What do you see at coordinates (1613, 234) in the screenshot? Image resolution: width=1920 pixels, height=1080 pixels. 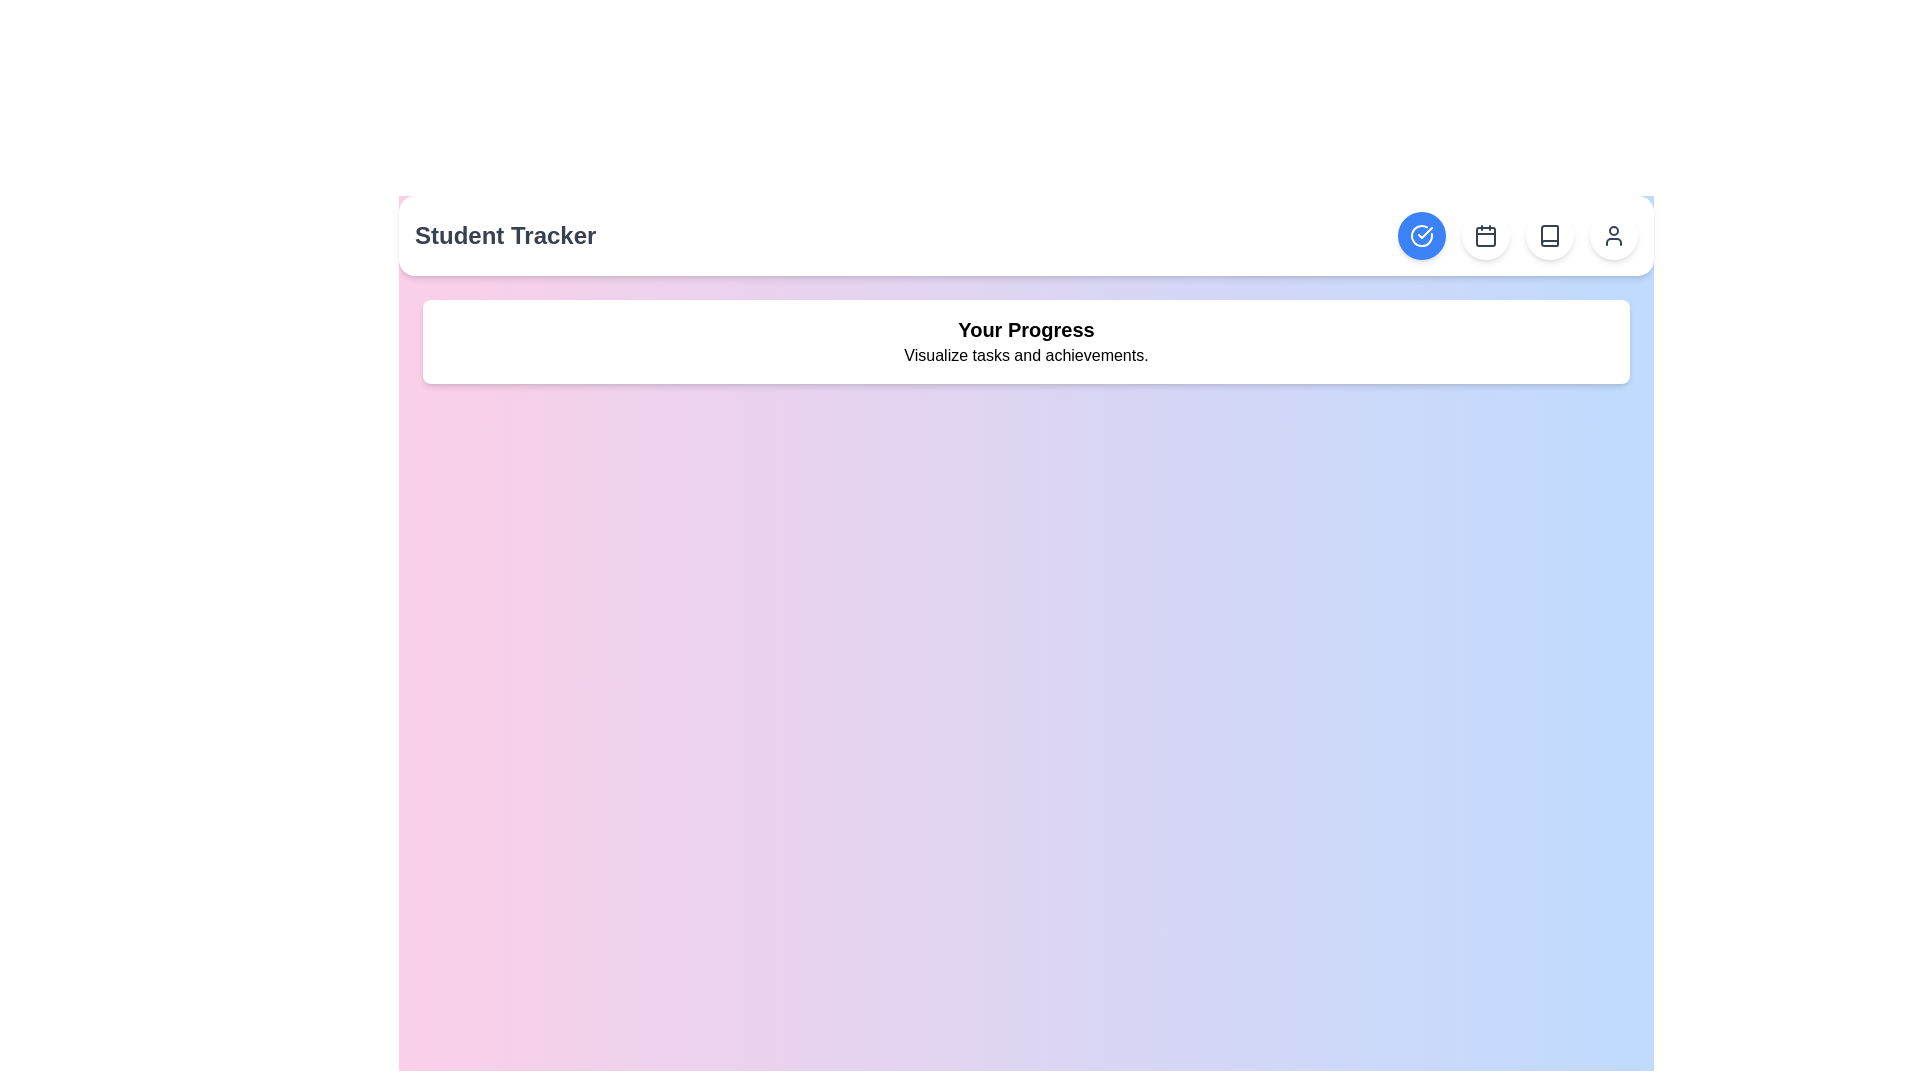 I see `the button containing the user profile icon, which is the fourth button in the top-right corner of the header section` at bounding box center [1613, 234].